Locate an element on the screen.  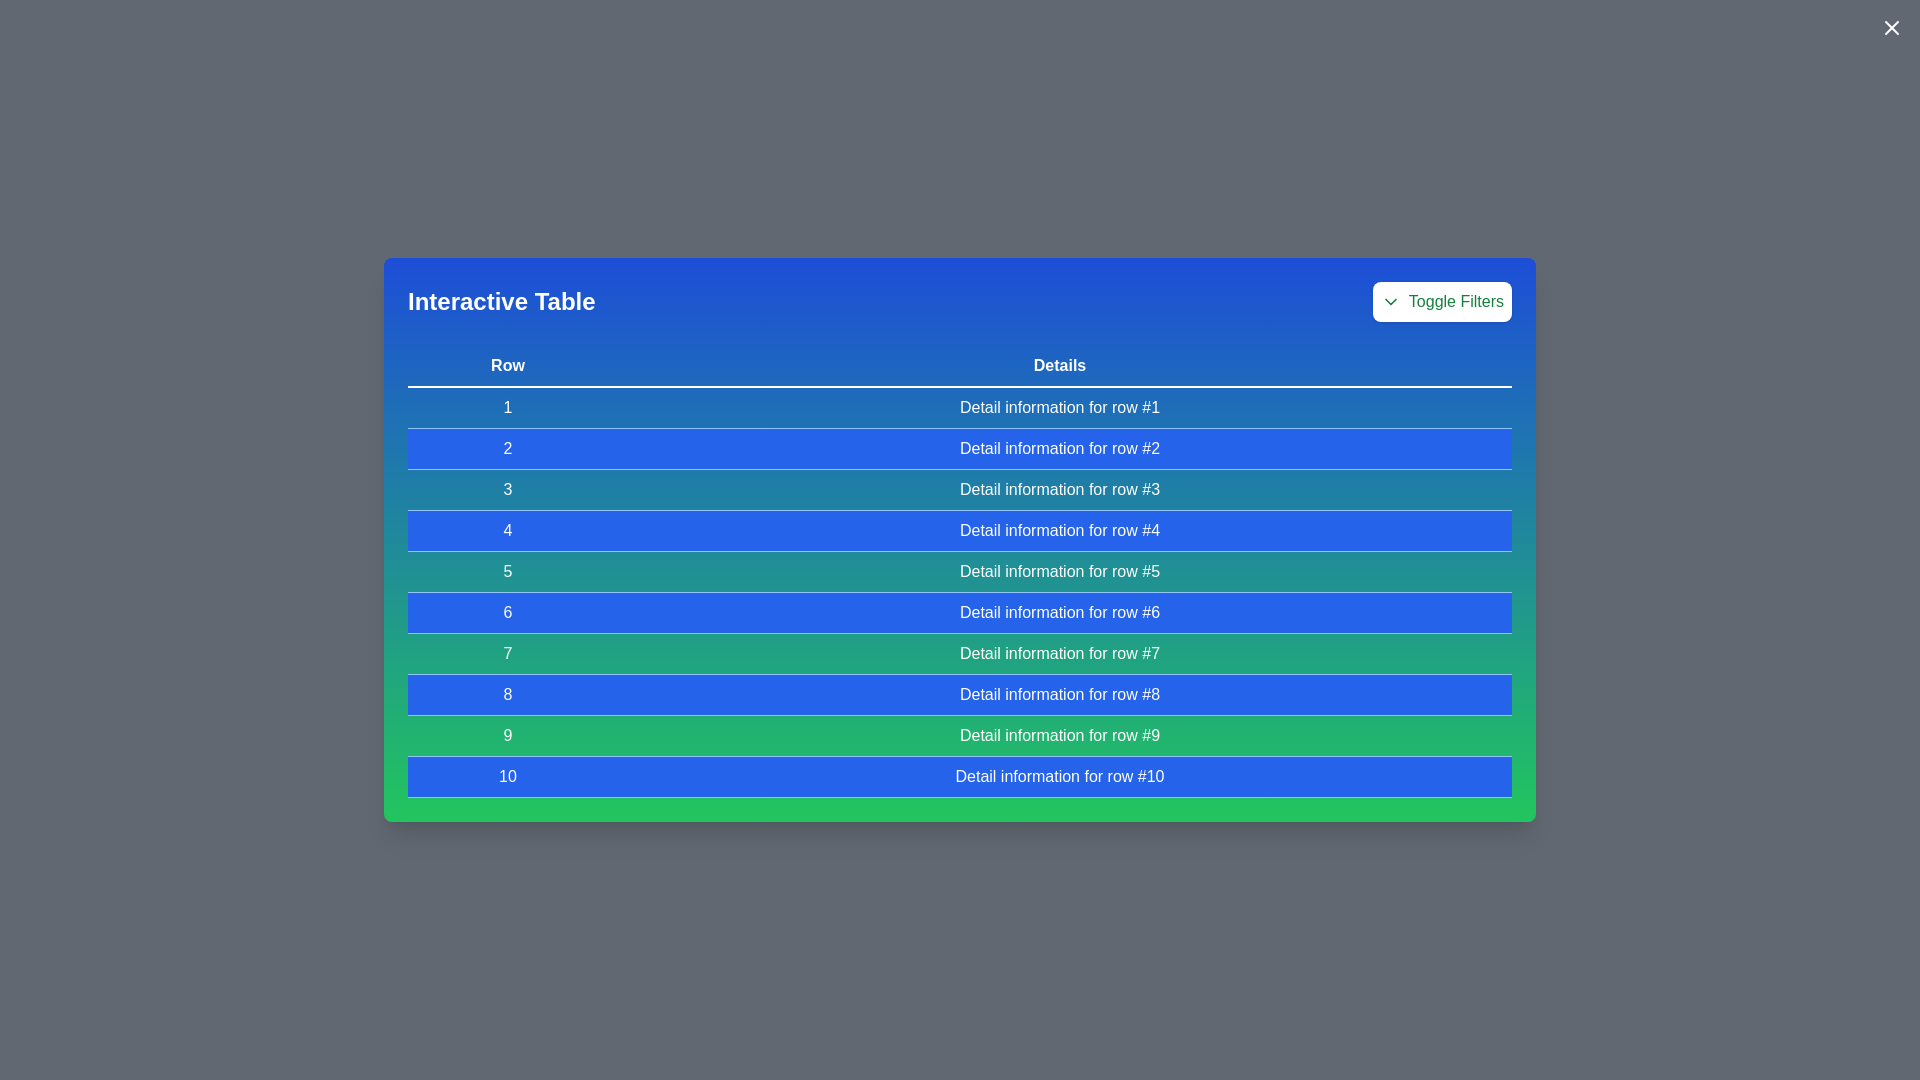
the close button in the top-right corner of the modal to close it is located at coordinates (1890, 27).